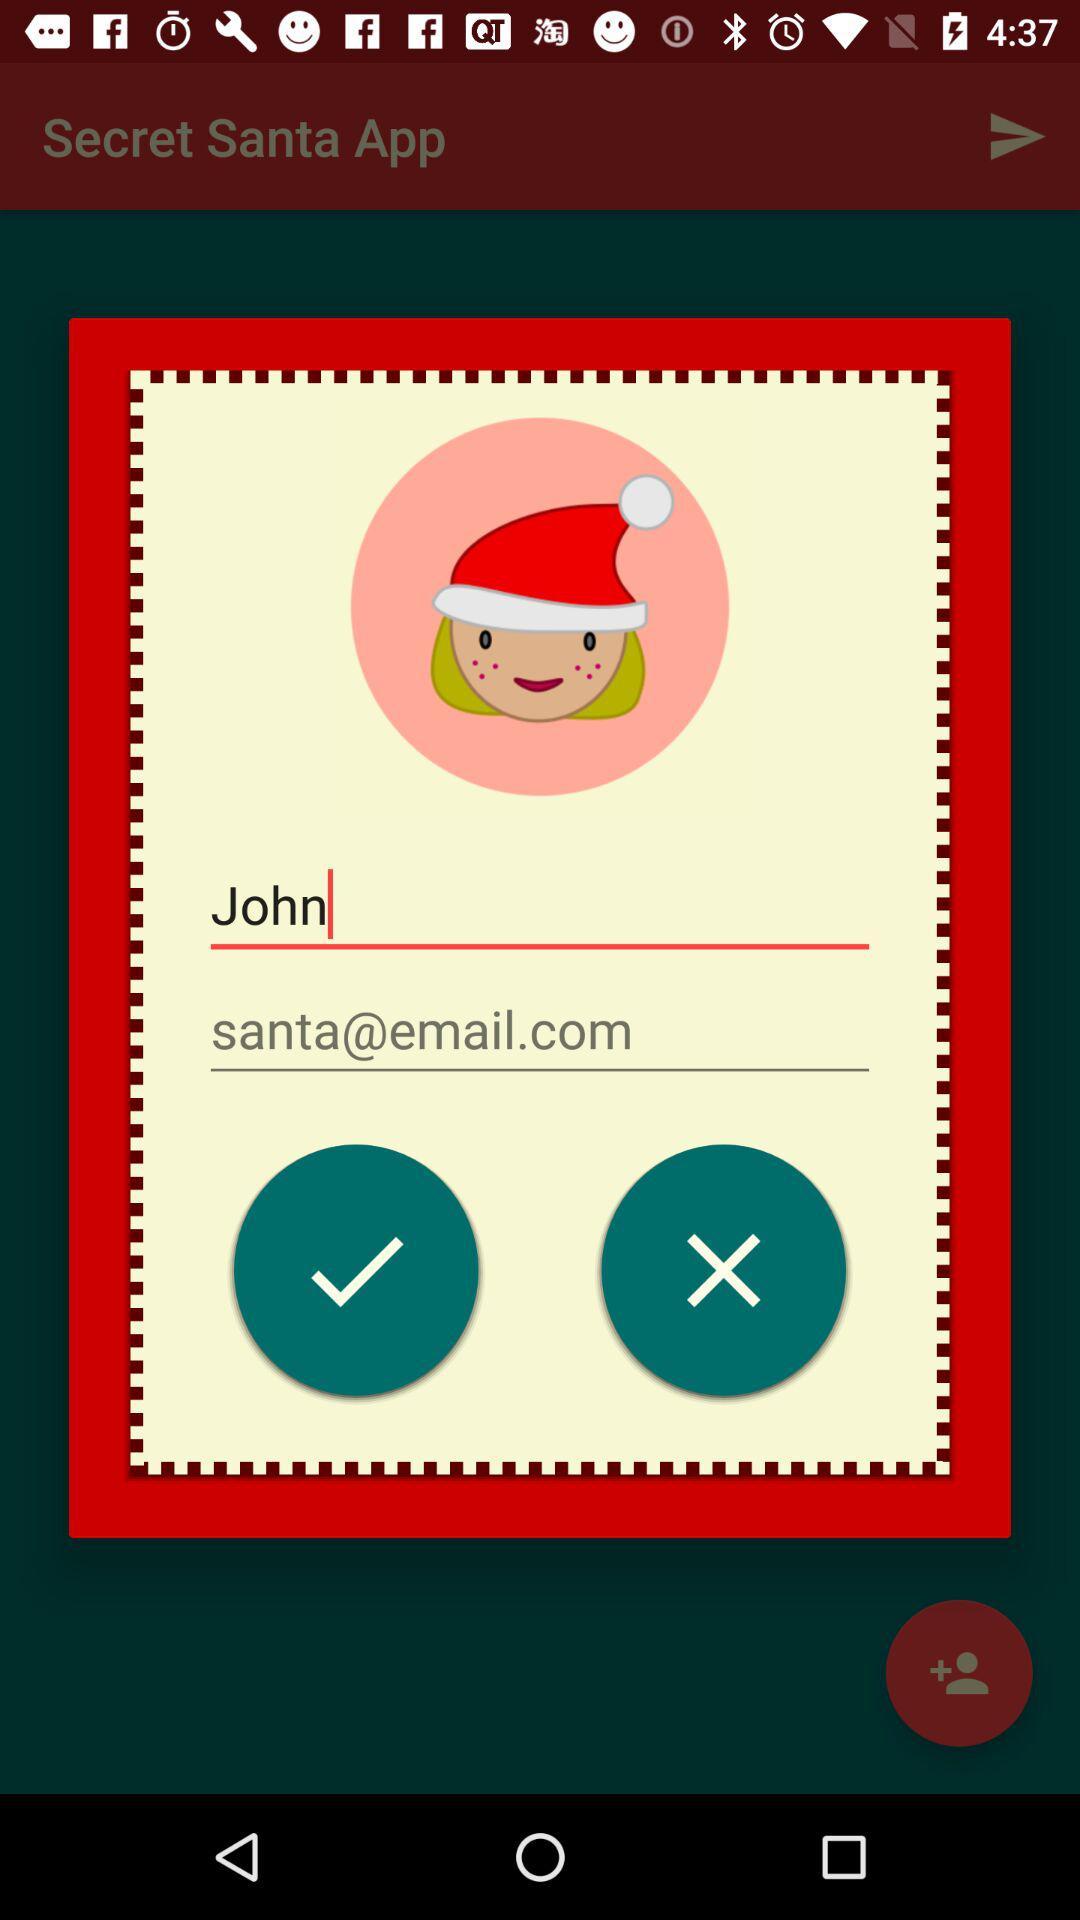 This screenshot has height=1920, width=1080. I want to click on icon on the right, so click(723, 1274).